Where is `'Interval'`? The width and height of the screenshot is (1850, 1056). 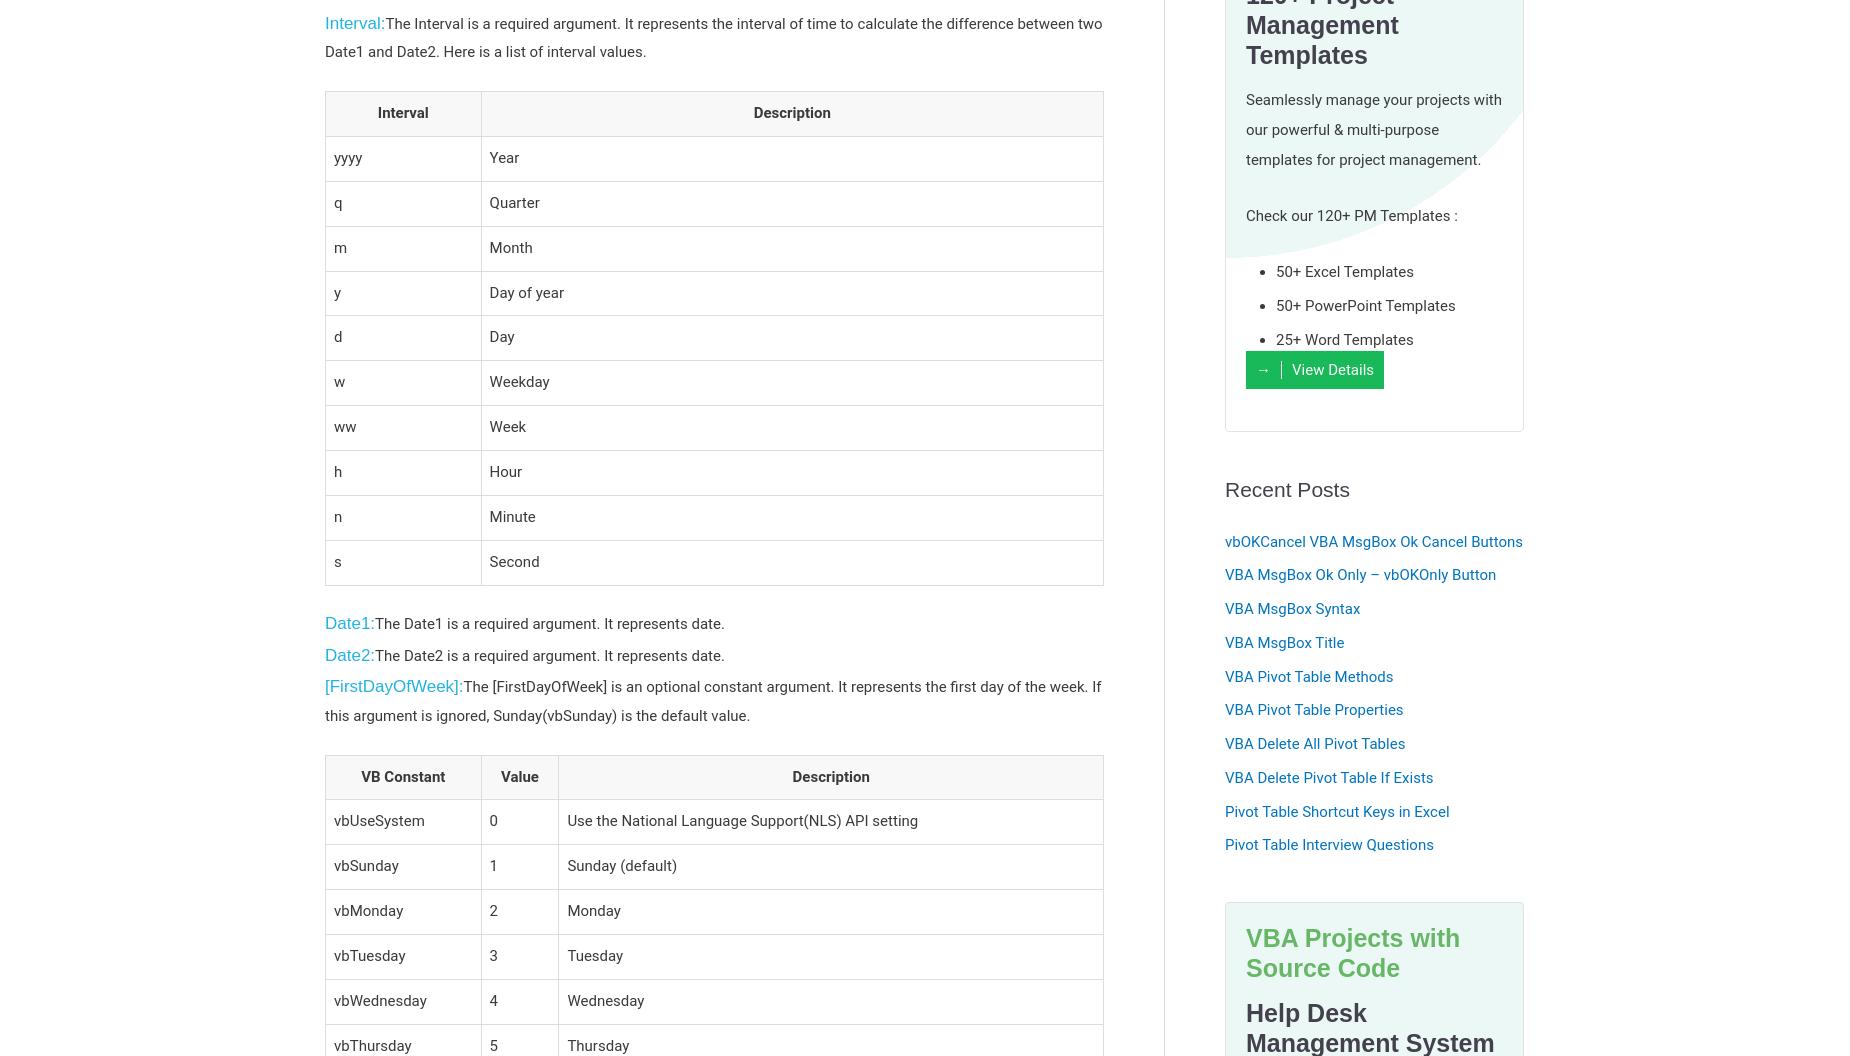
'Interval' is located at coordinates (376, 111).